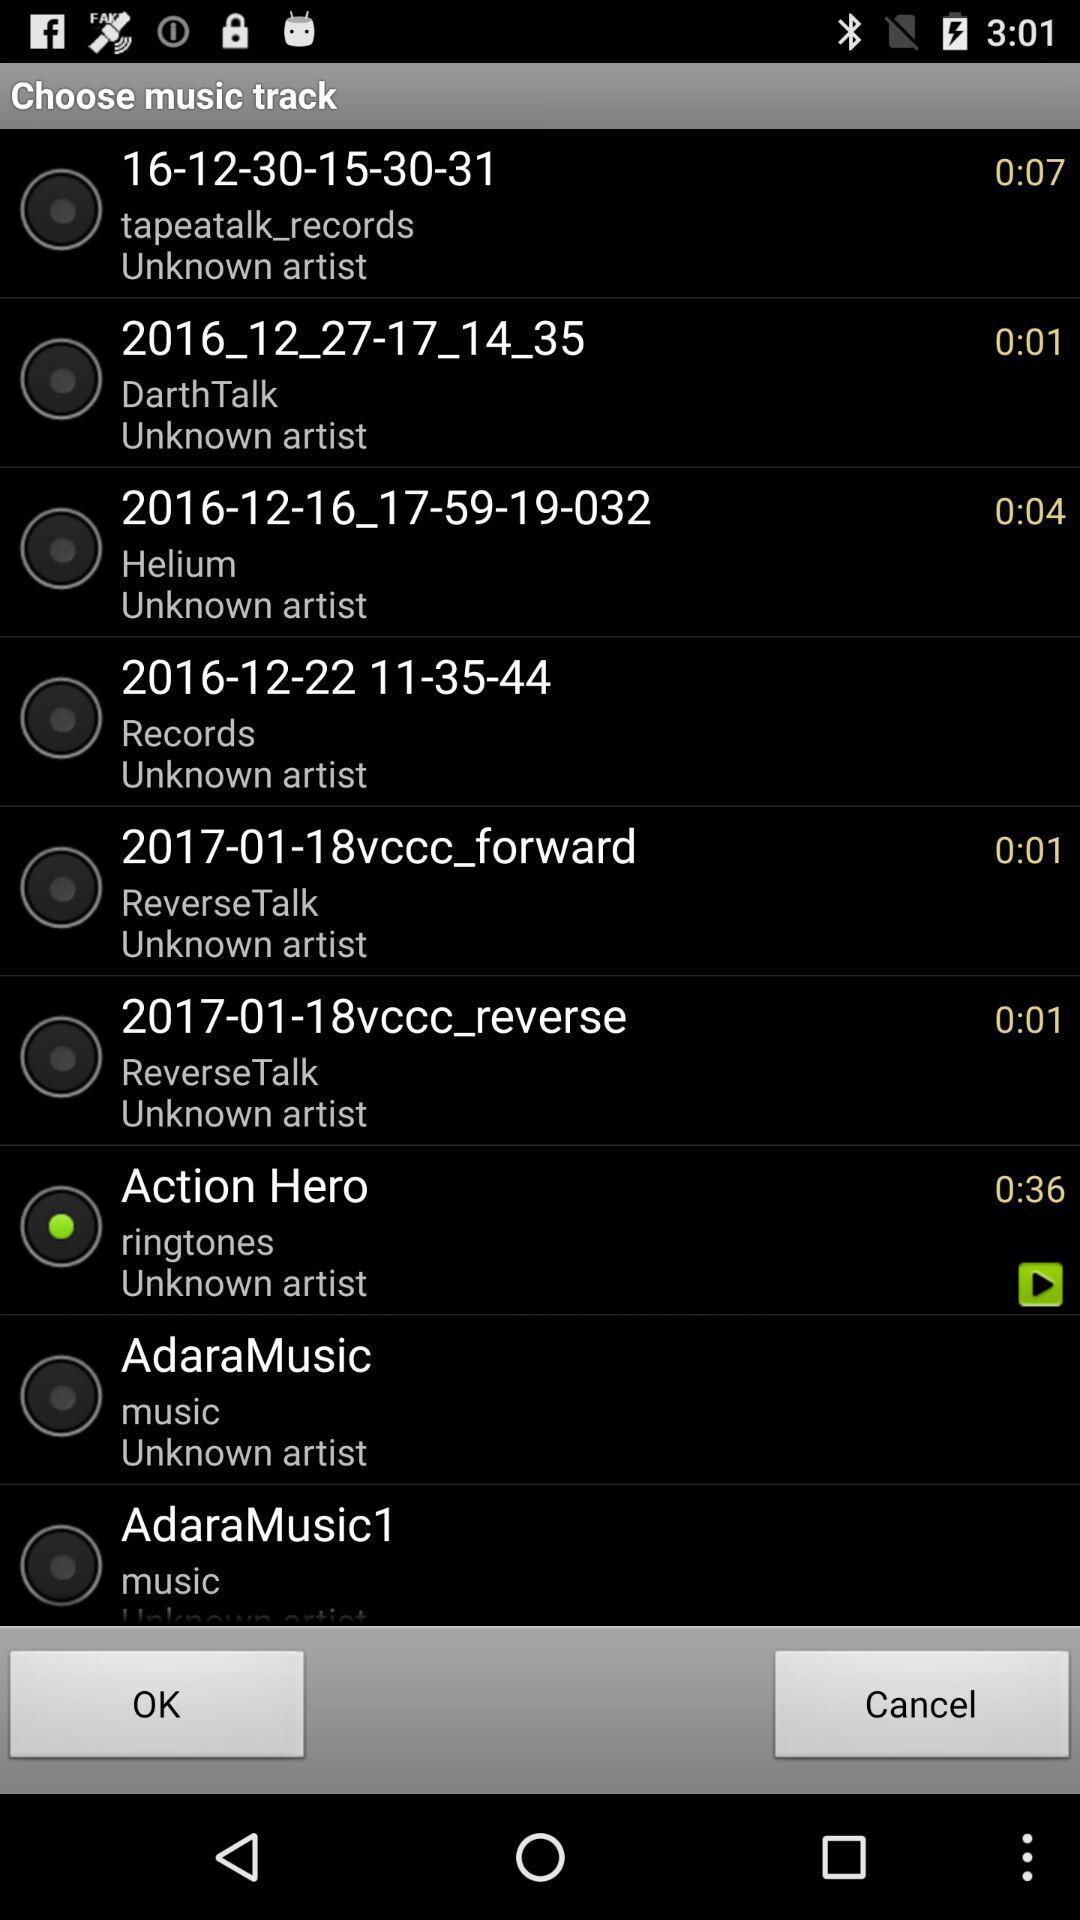 Image resolution: width=1080 pixels, height=1920 pixels. I want to click on icon below the reversetalk, so click(547, 1183).